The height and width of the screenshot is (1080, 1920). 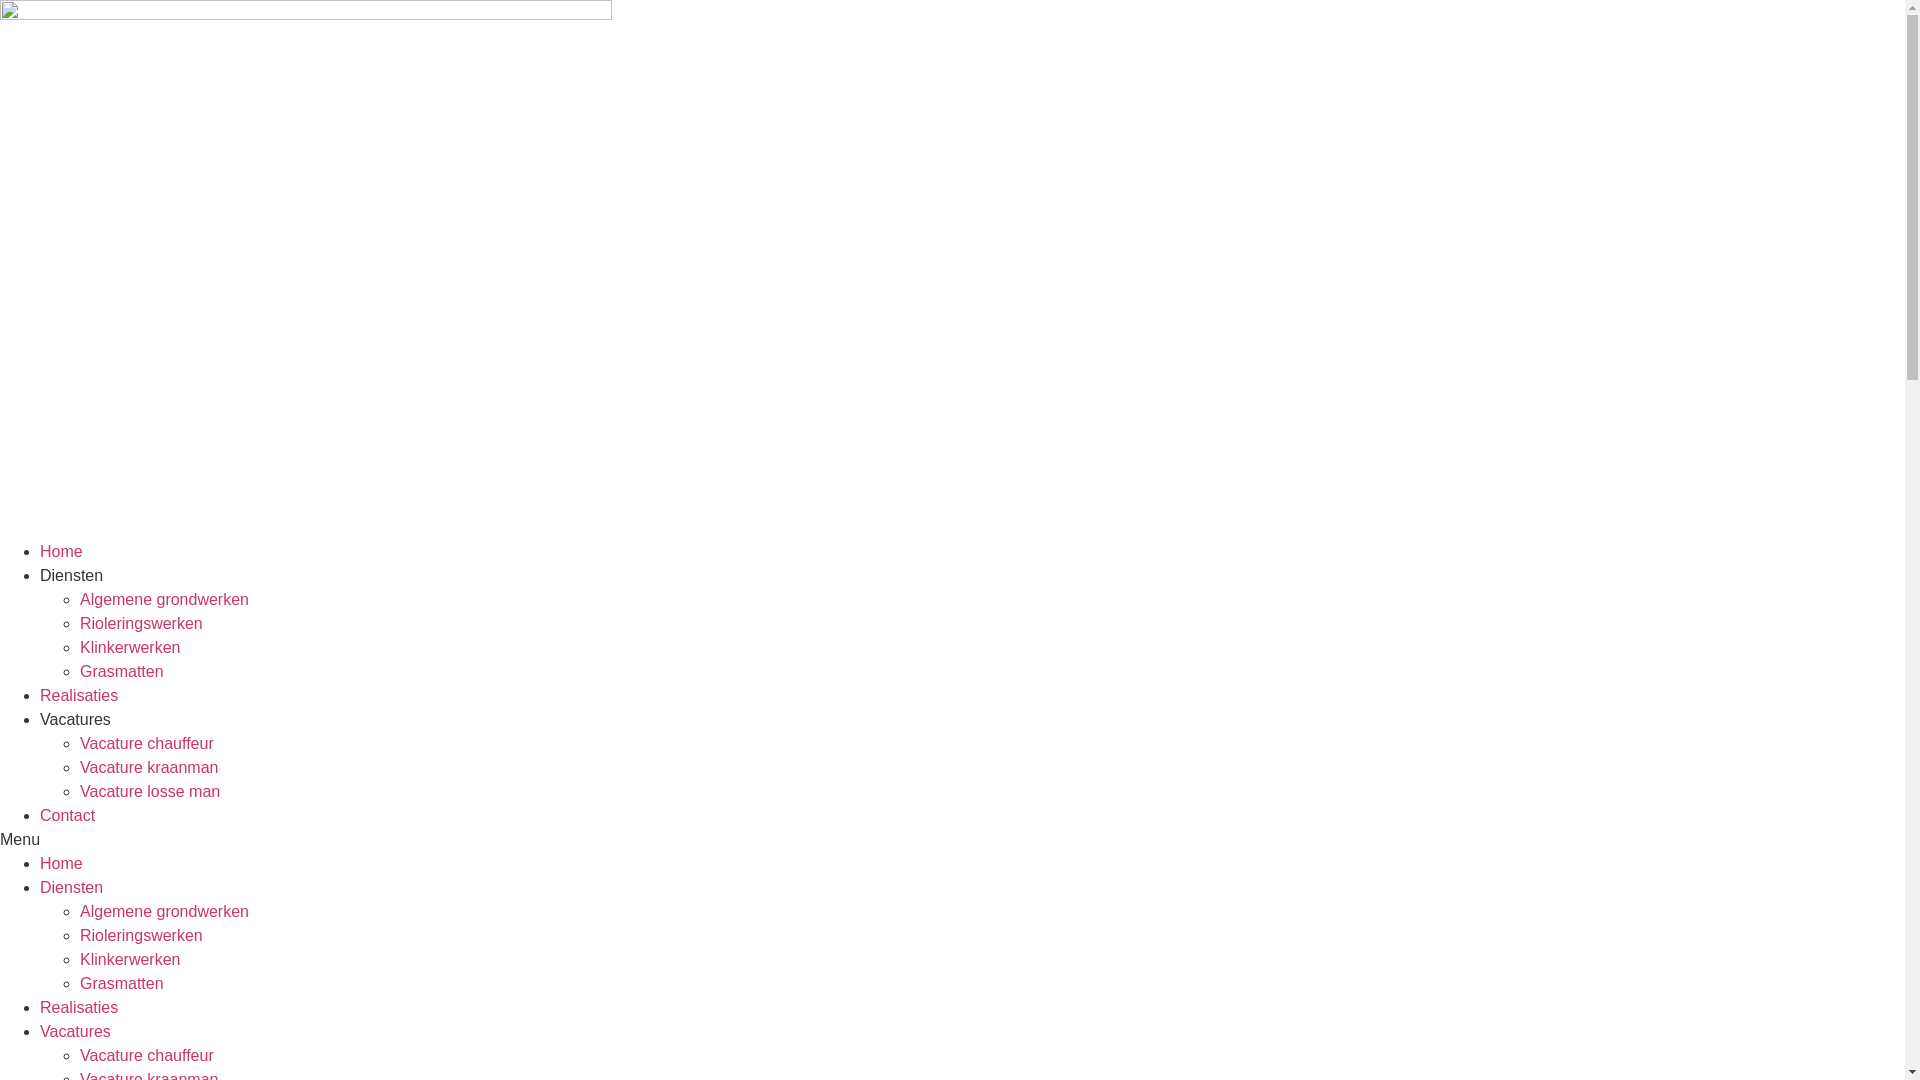 I want to click on 'Vacature kraanman', so click(x=147, y=766).